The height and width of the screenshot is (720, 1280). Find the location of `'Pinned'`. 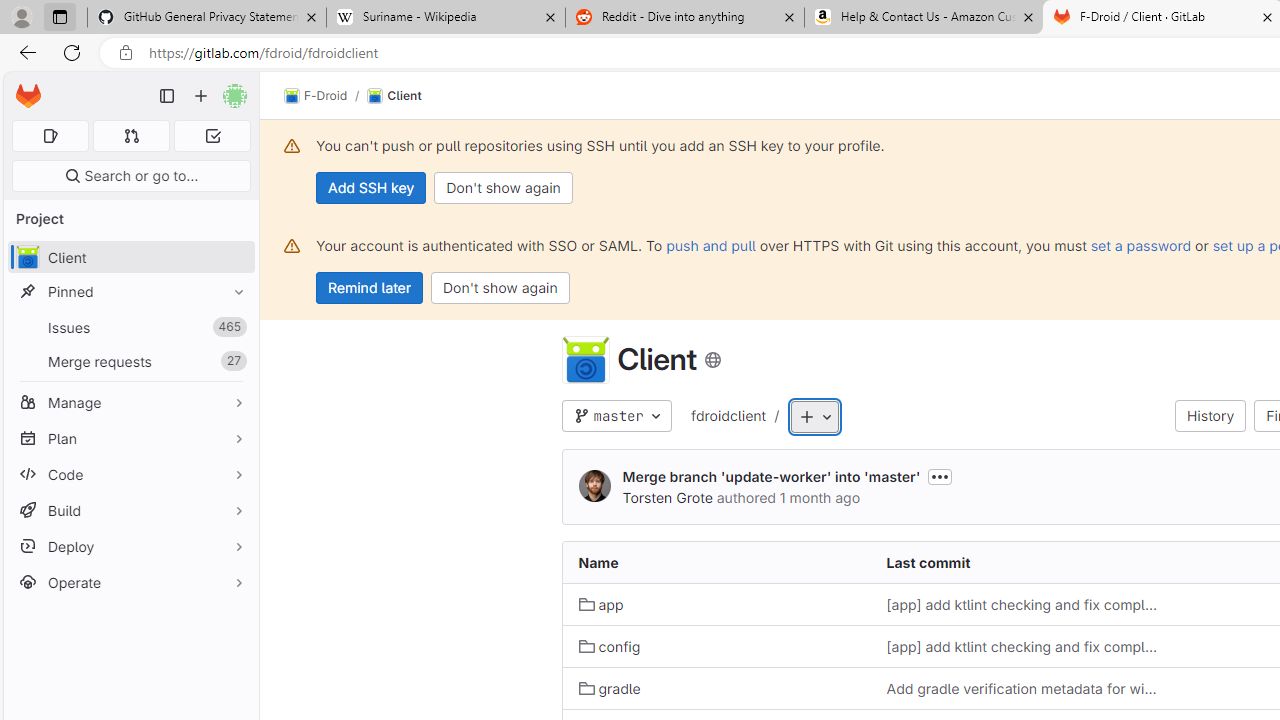

'Pinned' is located at coordinates (130, 291).